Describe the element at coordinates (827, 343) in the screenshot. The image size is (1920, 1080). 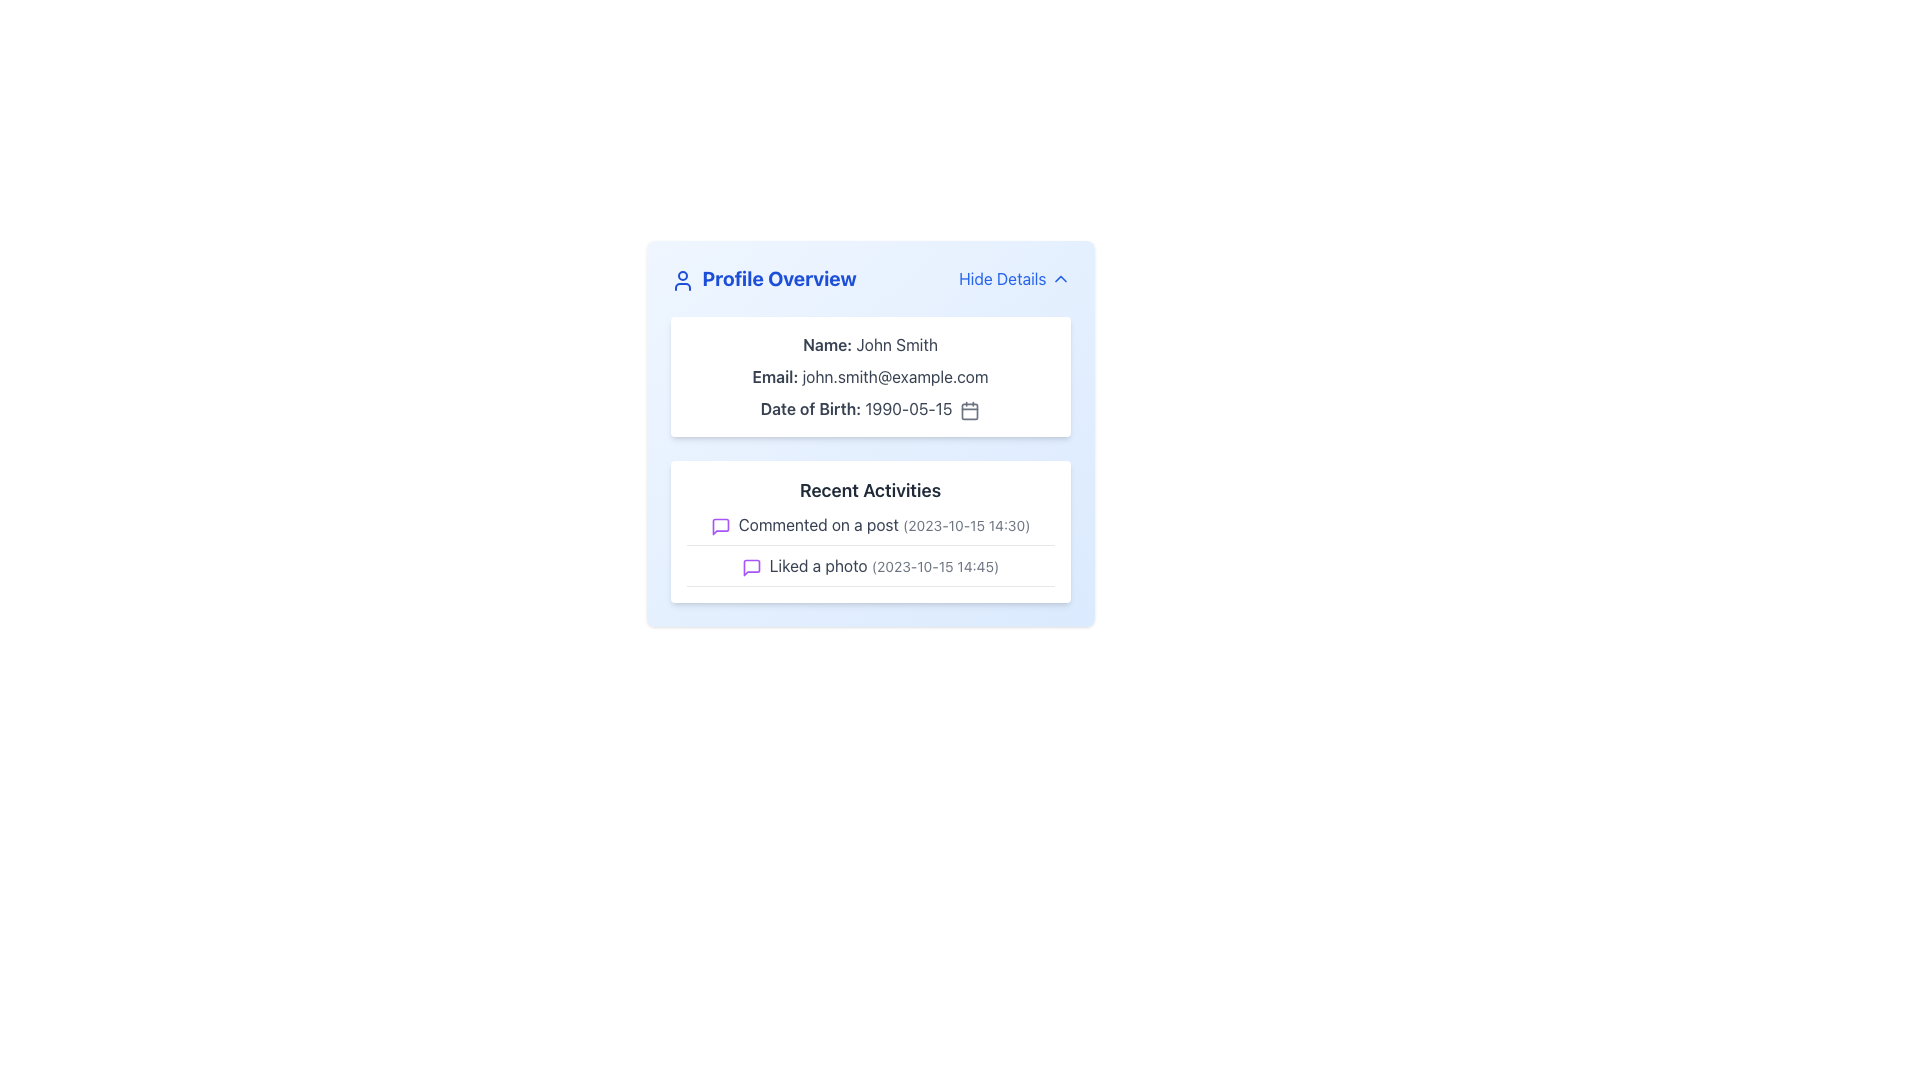
I see `the bolded text label reading 'Name:' located at the beginning of the user's name information within the user profile card` at that location.